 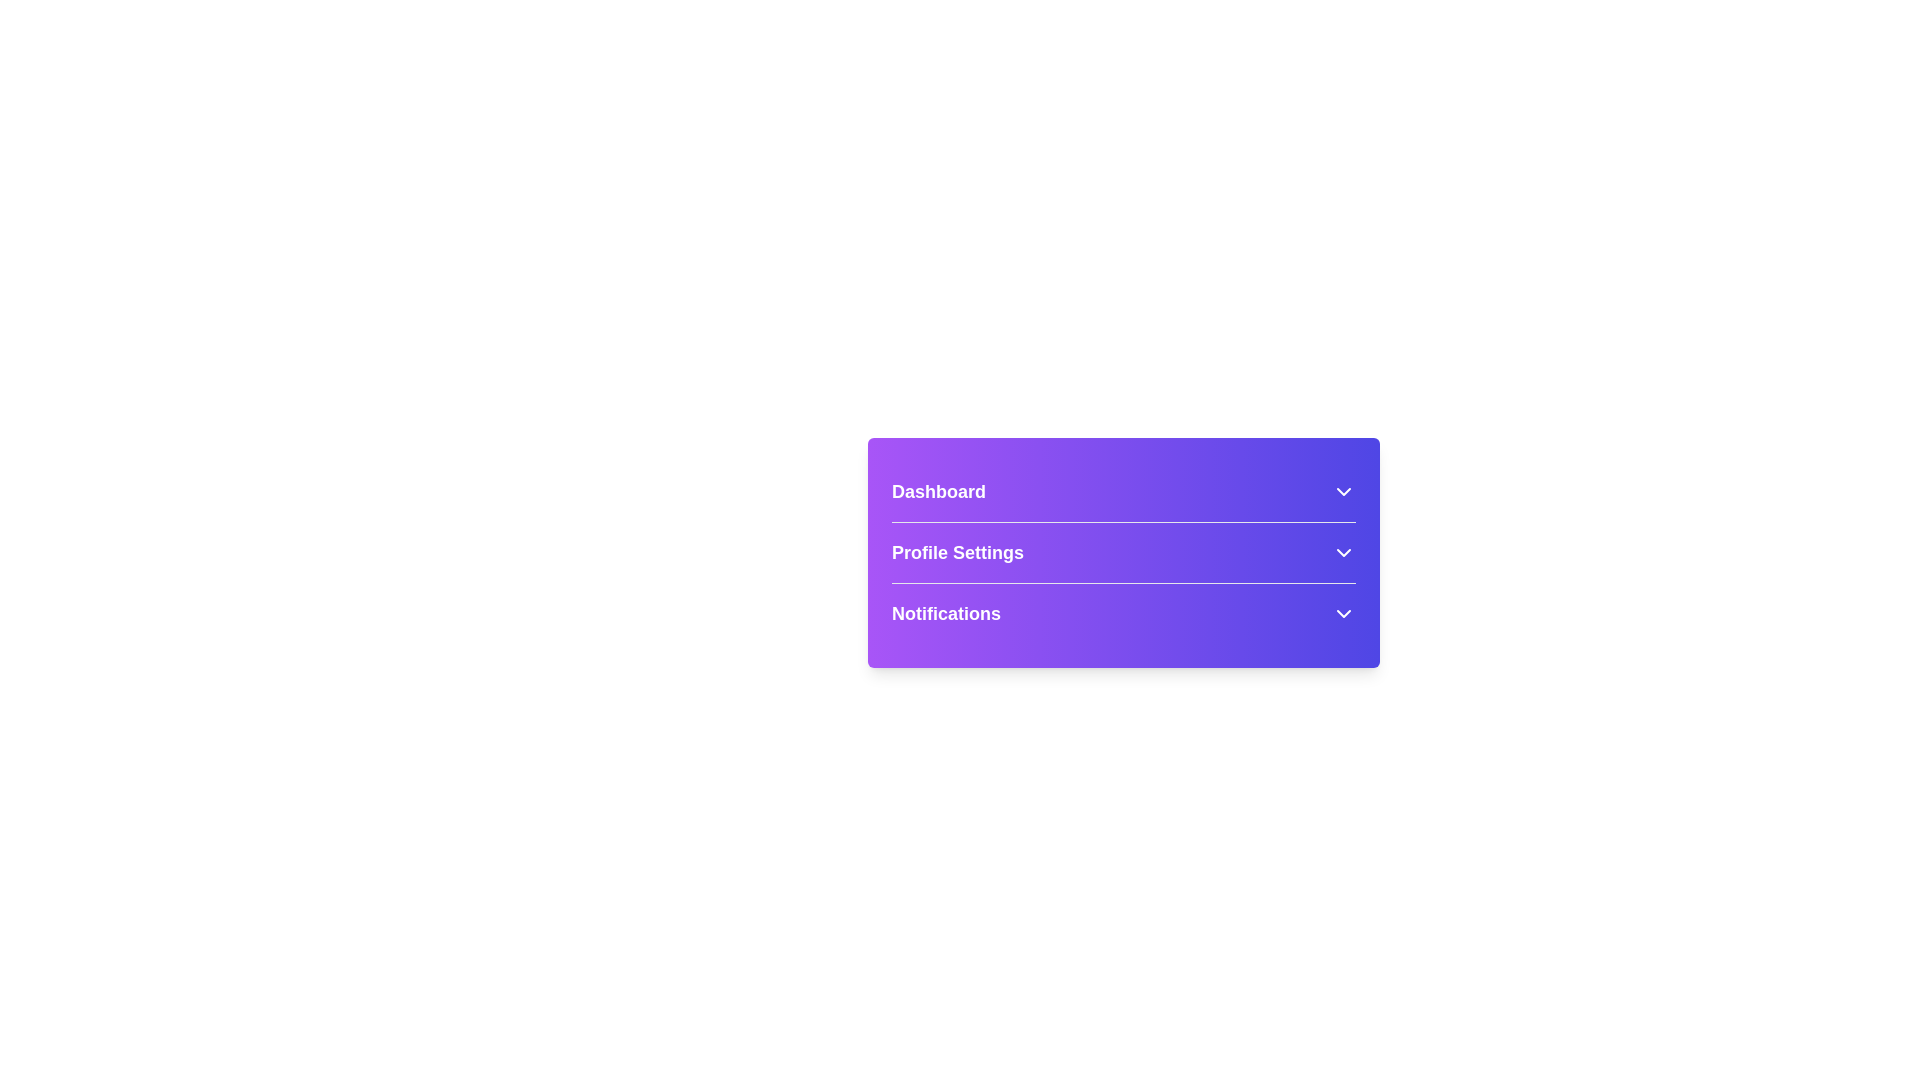 What do you see at coordinates (1123, 612) in the screenshot?
I see `the menu item labeled 'Notifications' to expand and read its description` at bounding box center [1123, 612].